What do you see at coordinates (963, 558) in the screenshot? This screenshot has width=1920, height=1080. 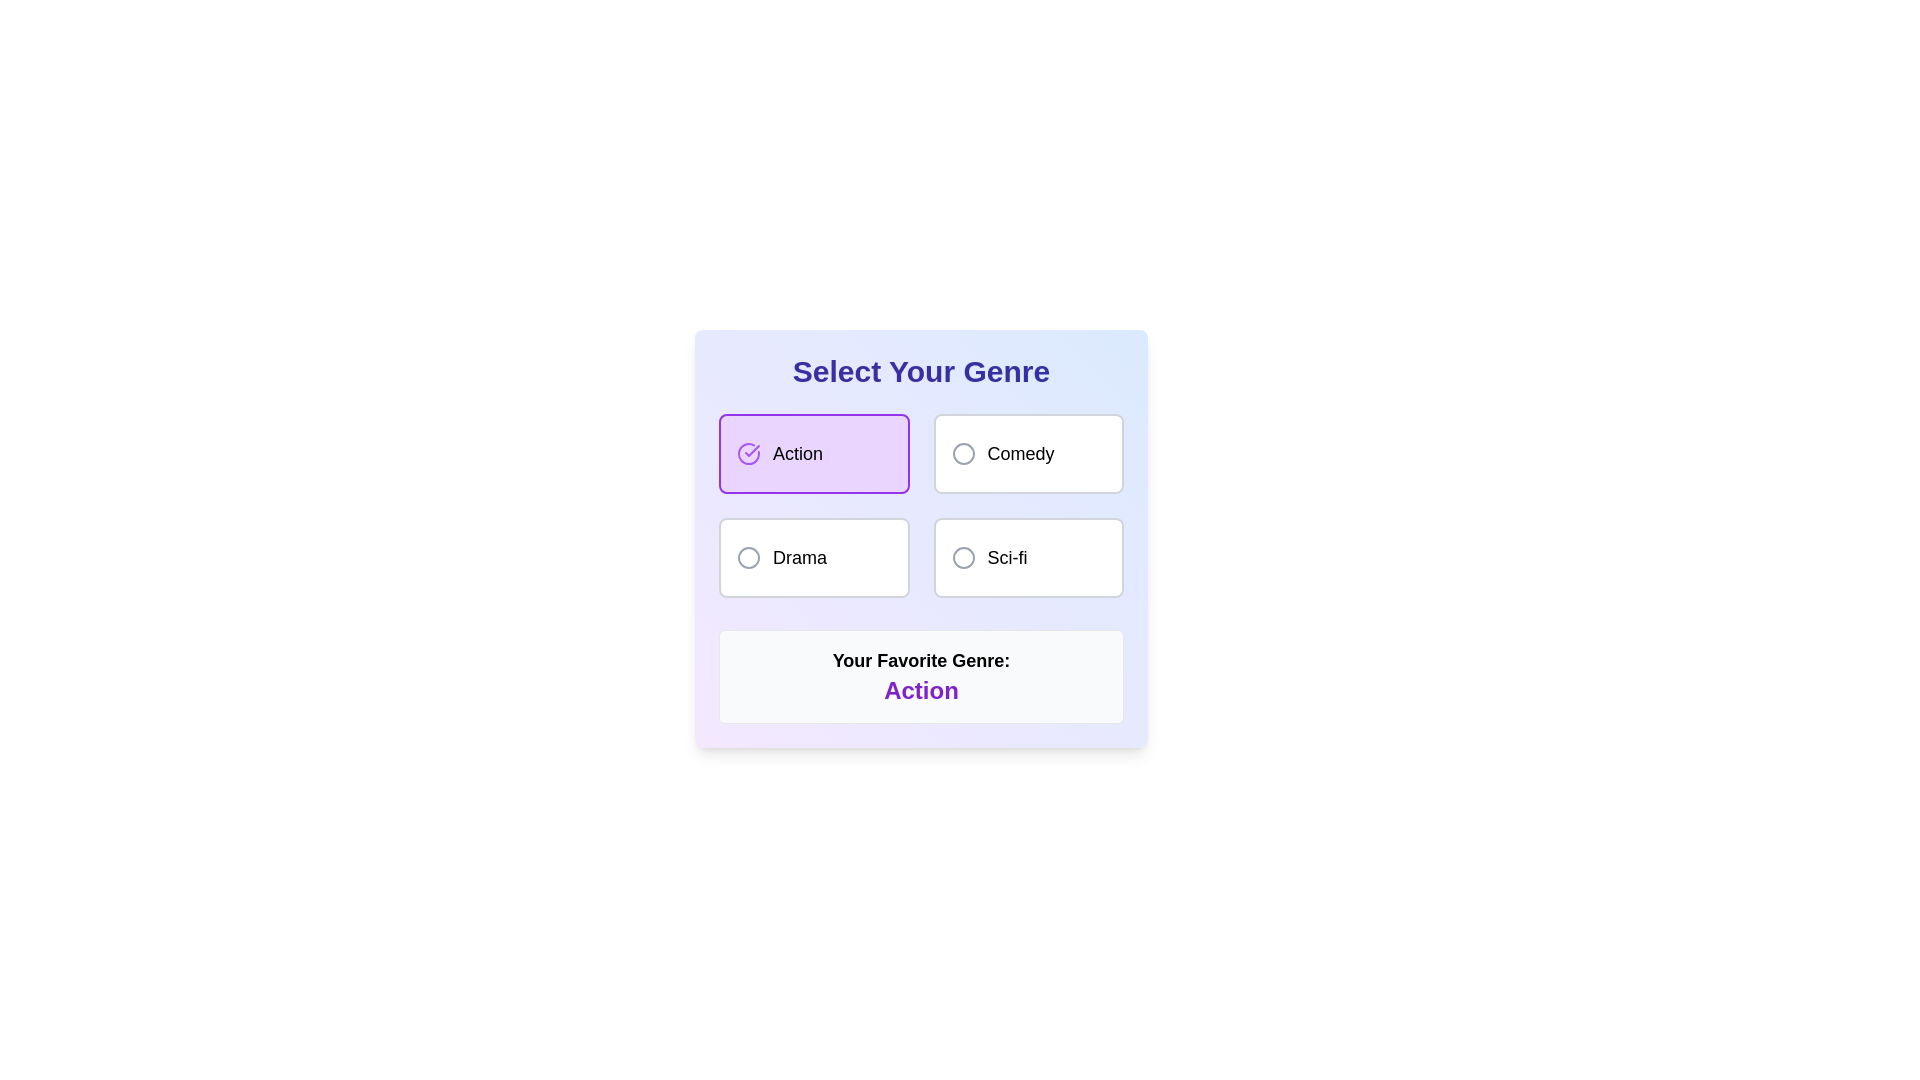 I see `the radio button for the 'Sci-fi' genre option` at bounding box center [963, 558].